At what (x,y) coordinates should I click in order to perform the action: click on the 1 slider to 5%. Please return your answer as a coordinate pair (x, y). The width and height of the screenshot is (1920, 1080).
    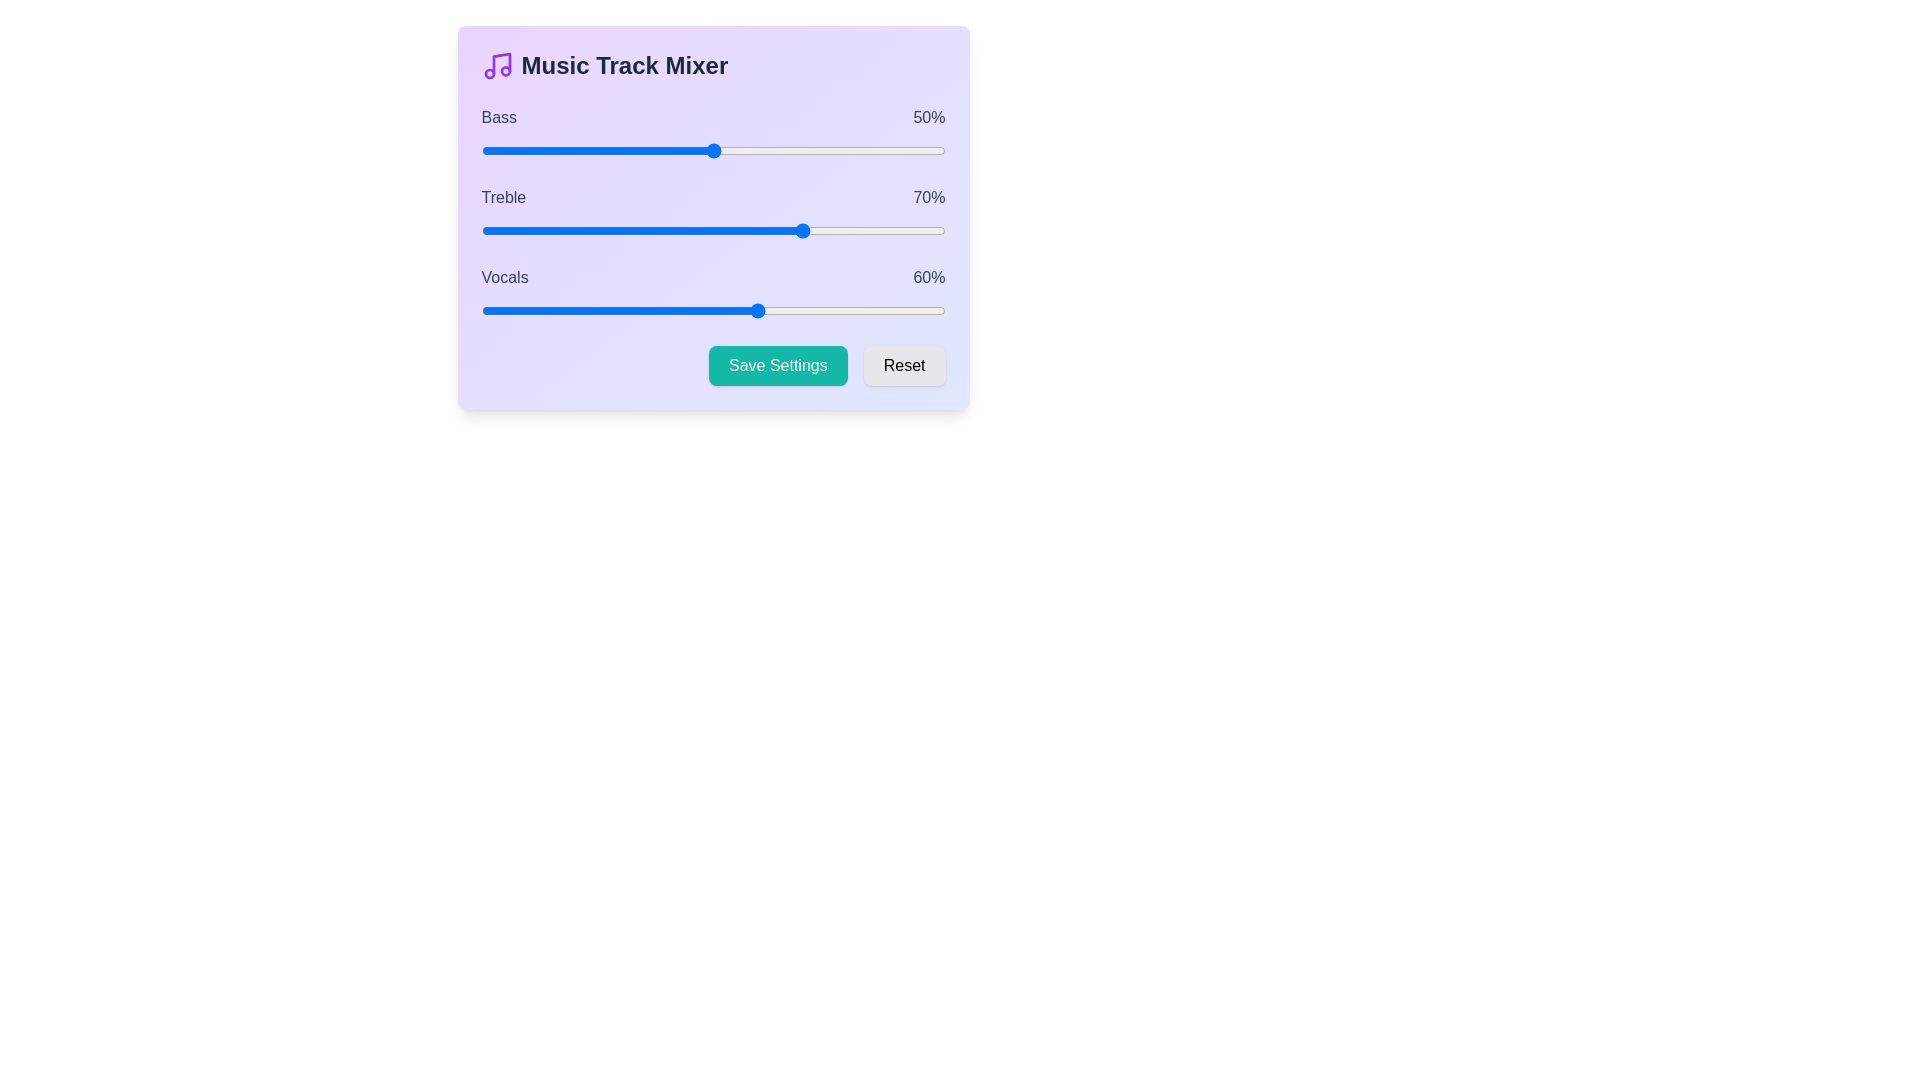
    Looking at the image, I should click on (504, 230).